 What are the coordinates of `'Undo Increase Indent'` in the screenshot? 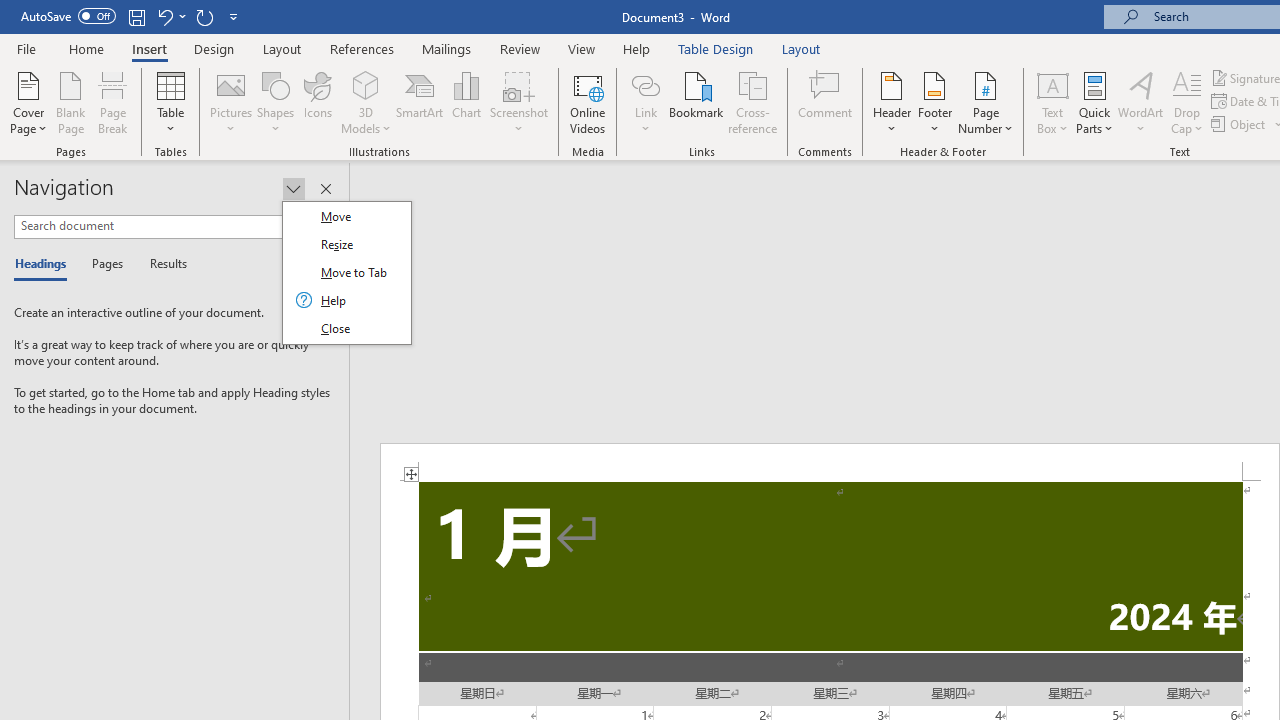 It's located at (170, 16).